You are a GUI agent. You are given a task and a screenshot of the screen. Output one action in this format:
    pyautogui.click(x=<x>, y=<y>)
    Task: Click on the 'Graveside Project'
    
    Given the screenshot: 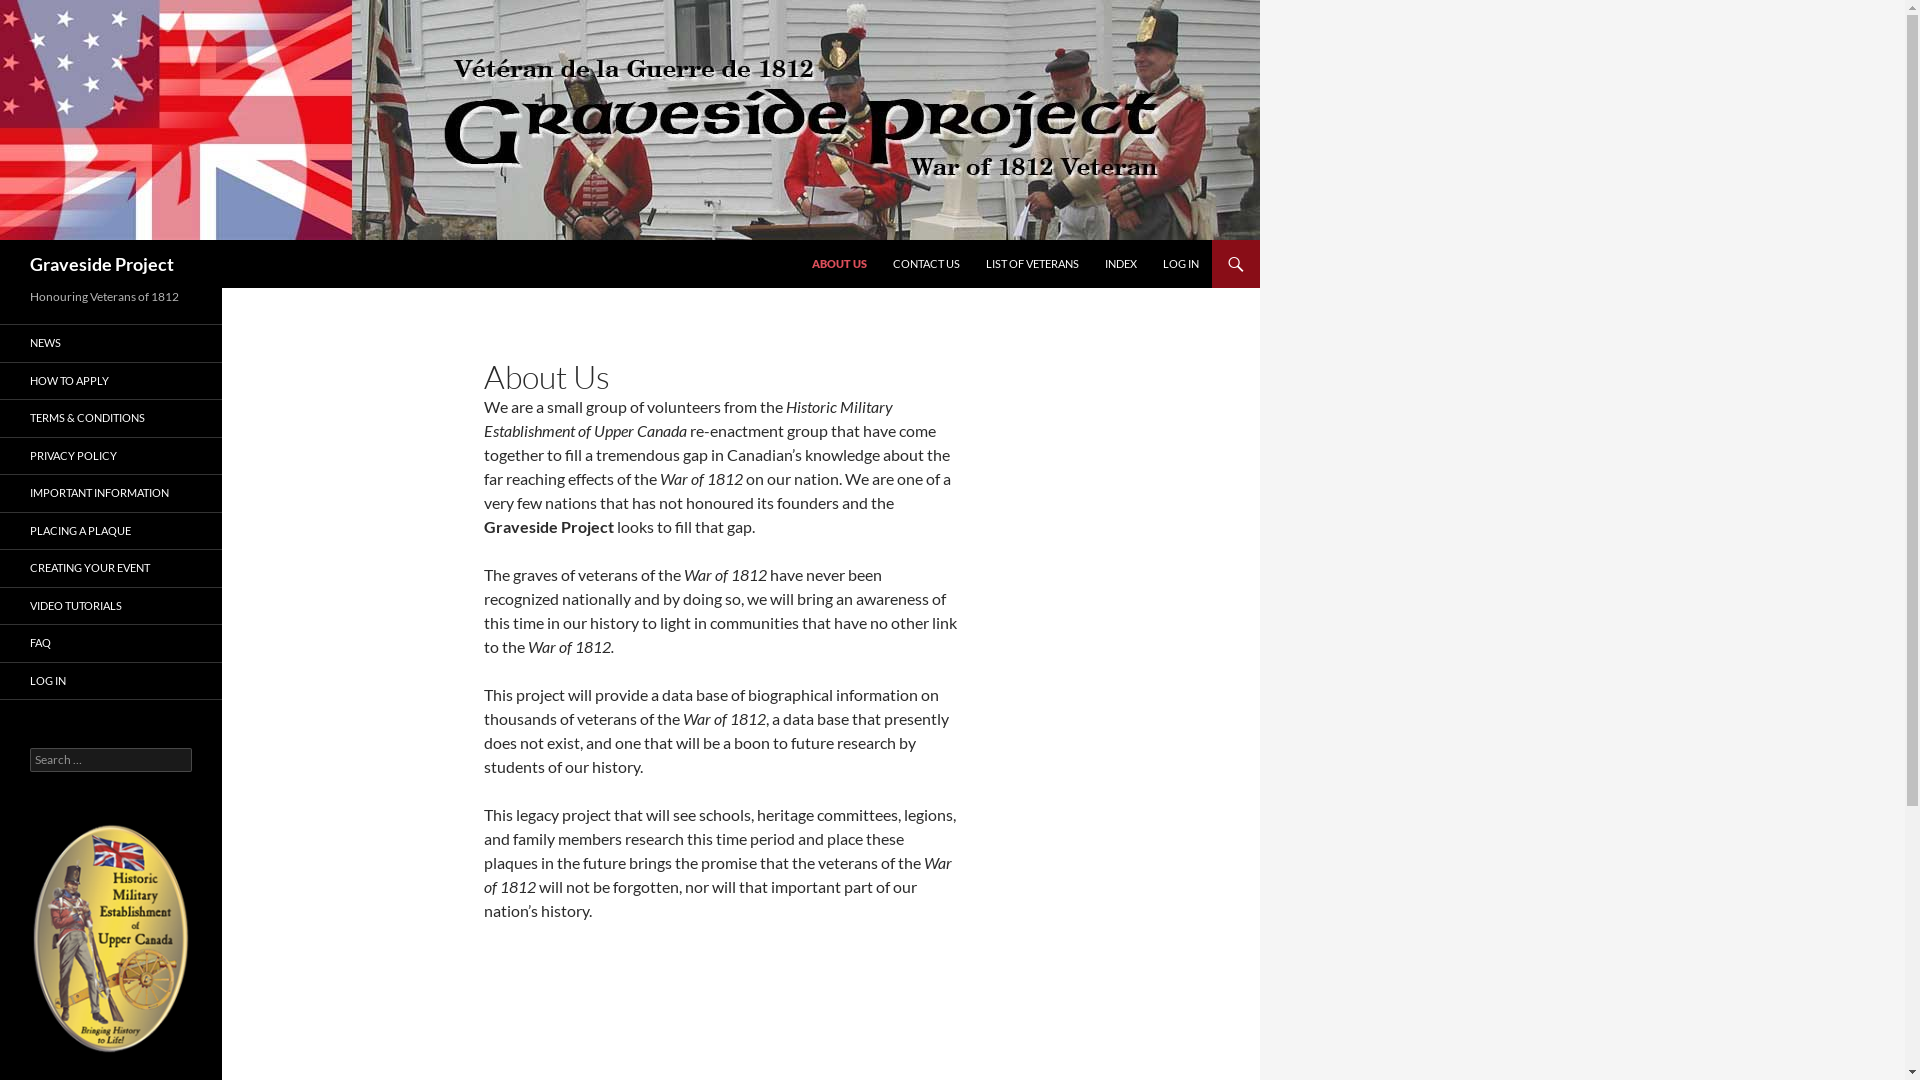 What is the action you would take?
    pyautogui.click(x=100, y=262)
    